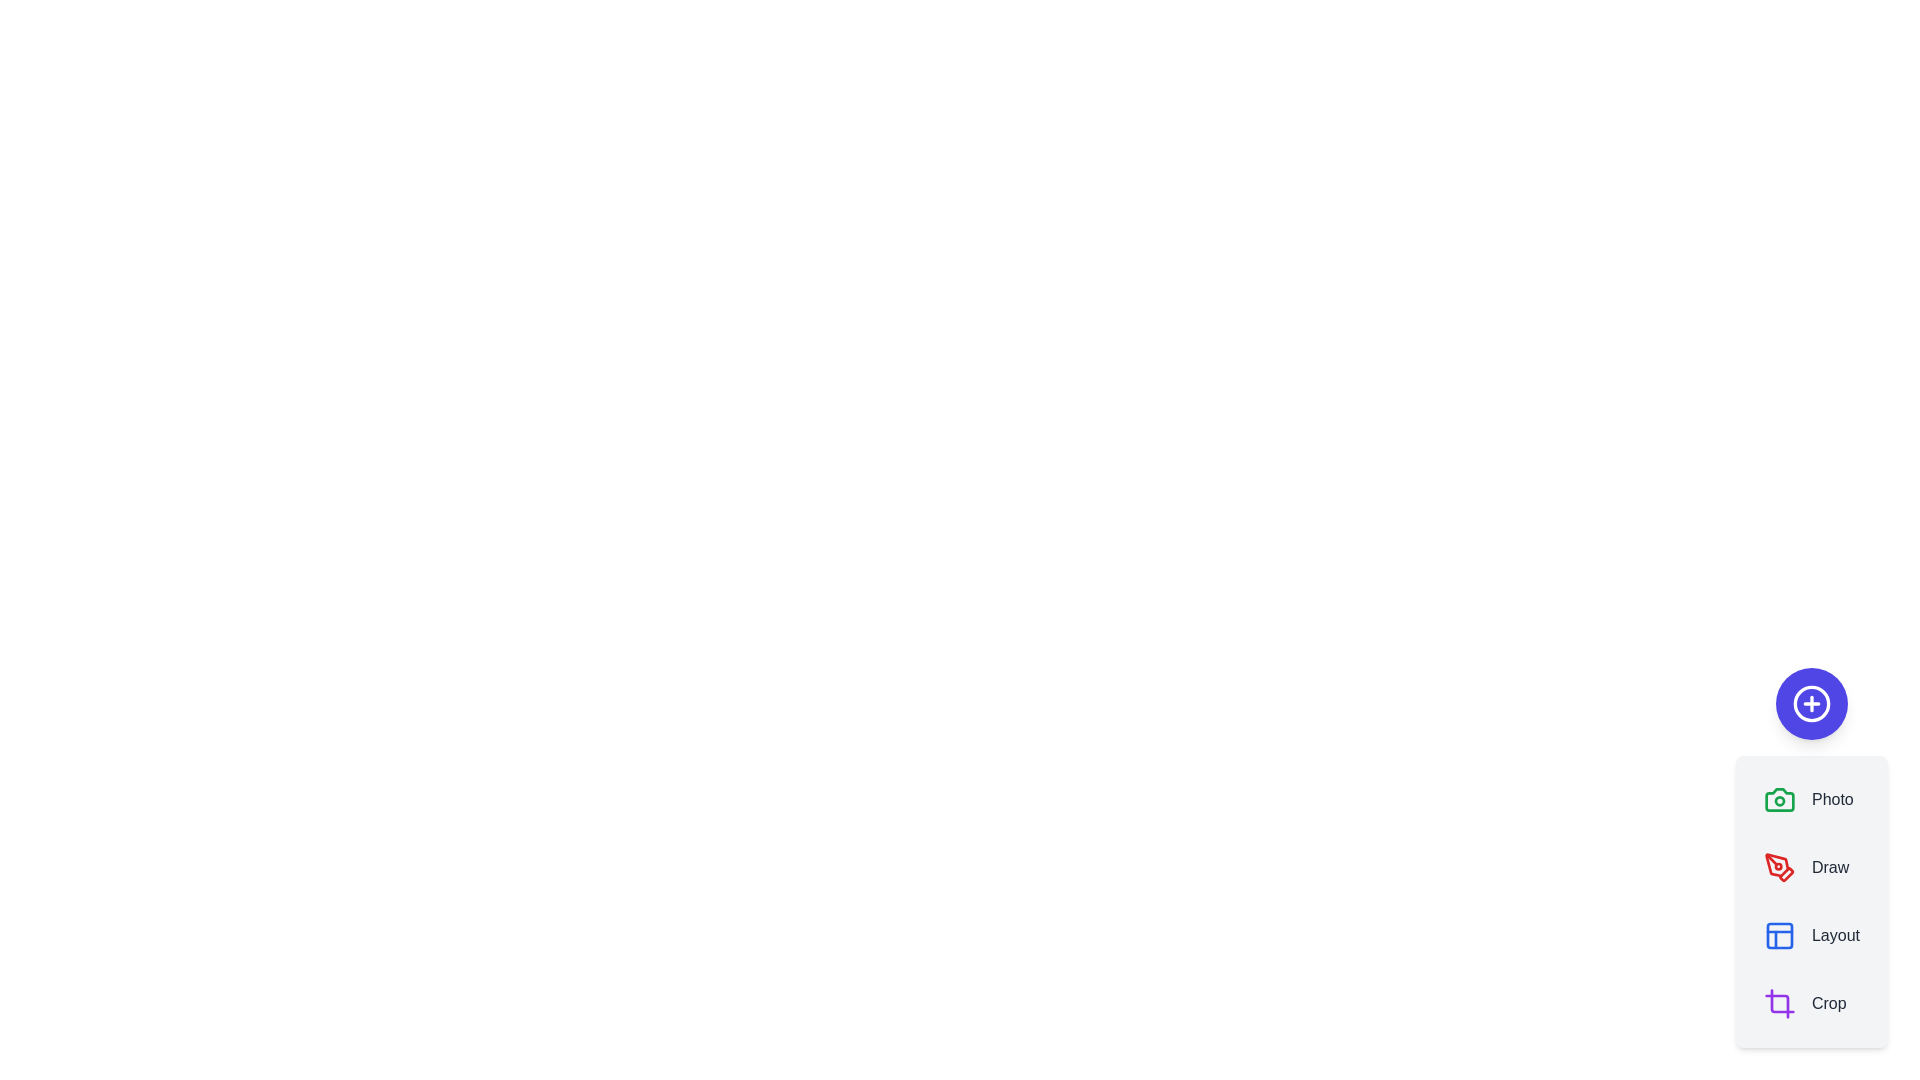 The height and width of the screenshot is (1080, 1920). Describe the element at coordinates (1805, 1003) in the screenshot. I see `the Crop button to select it` at that location.